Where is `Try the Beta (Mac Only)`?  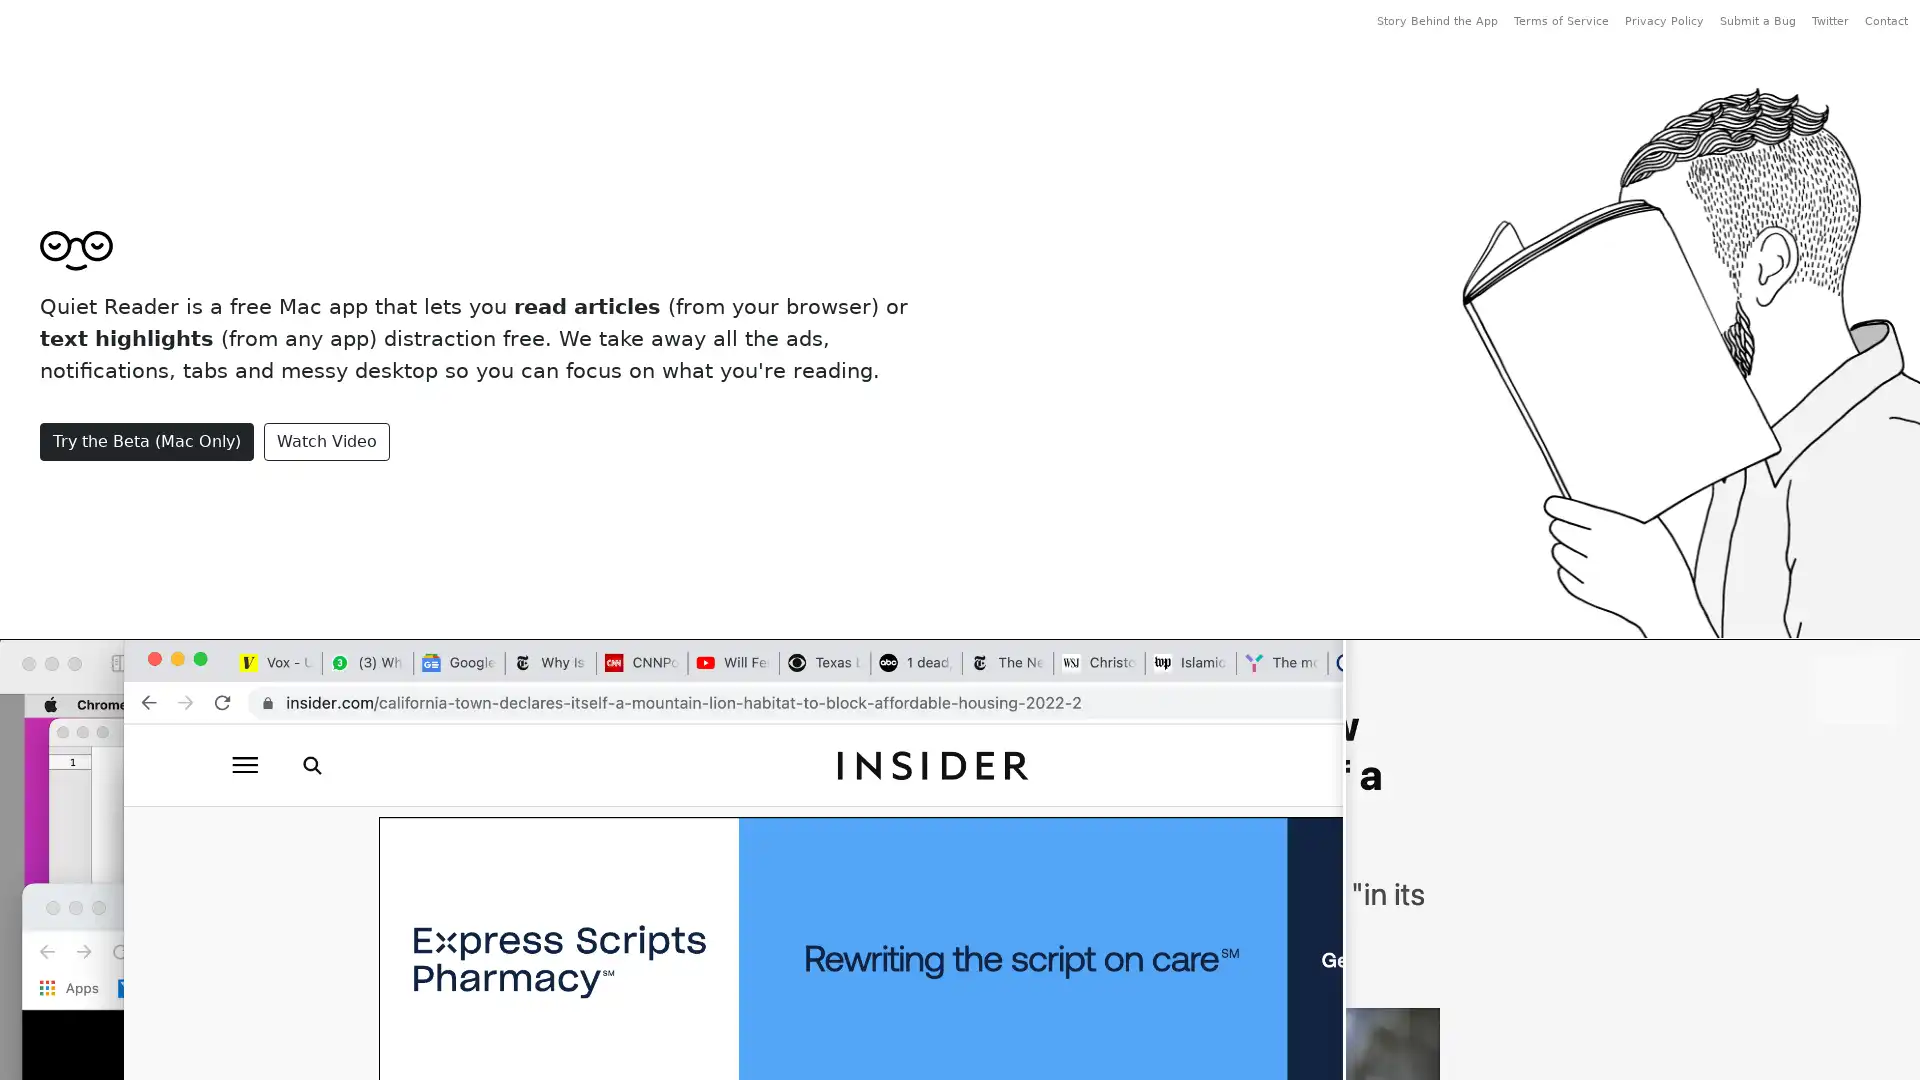
Try the Beta (Mac Only) is located at coordinates (146, 439).